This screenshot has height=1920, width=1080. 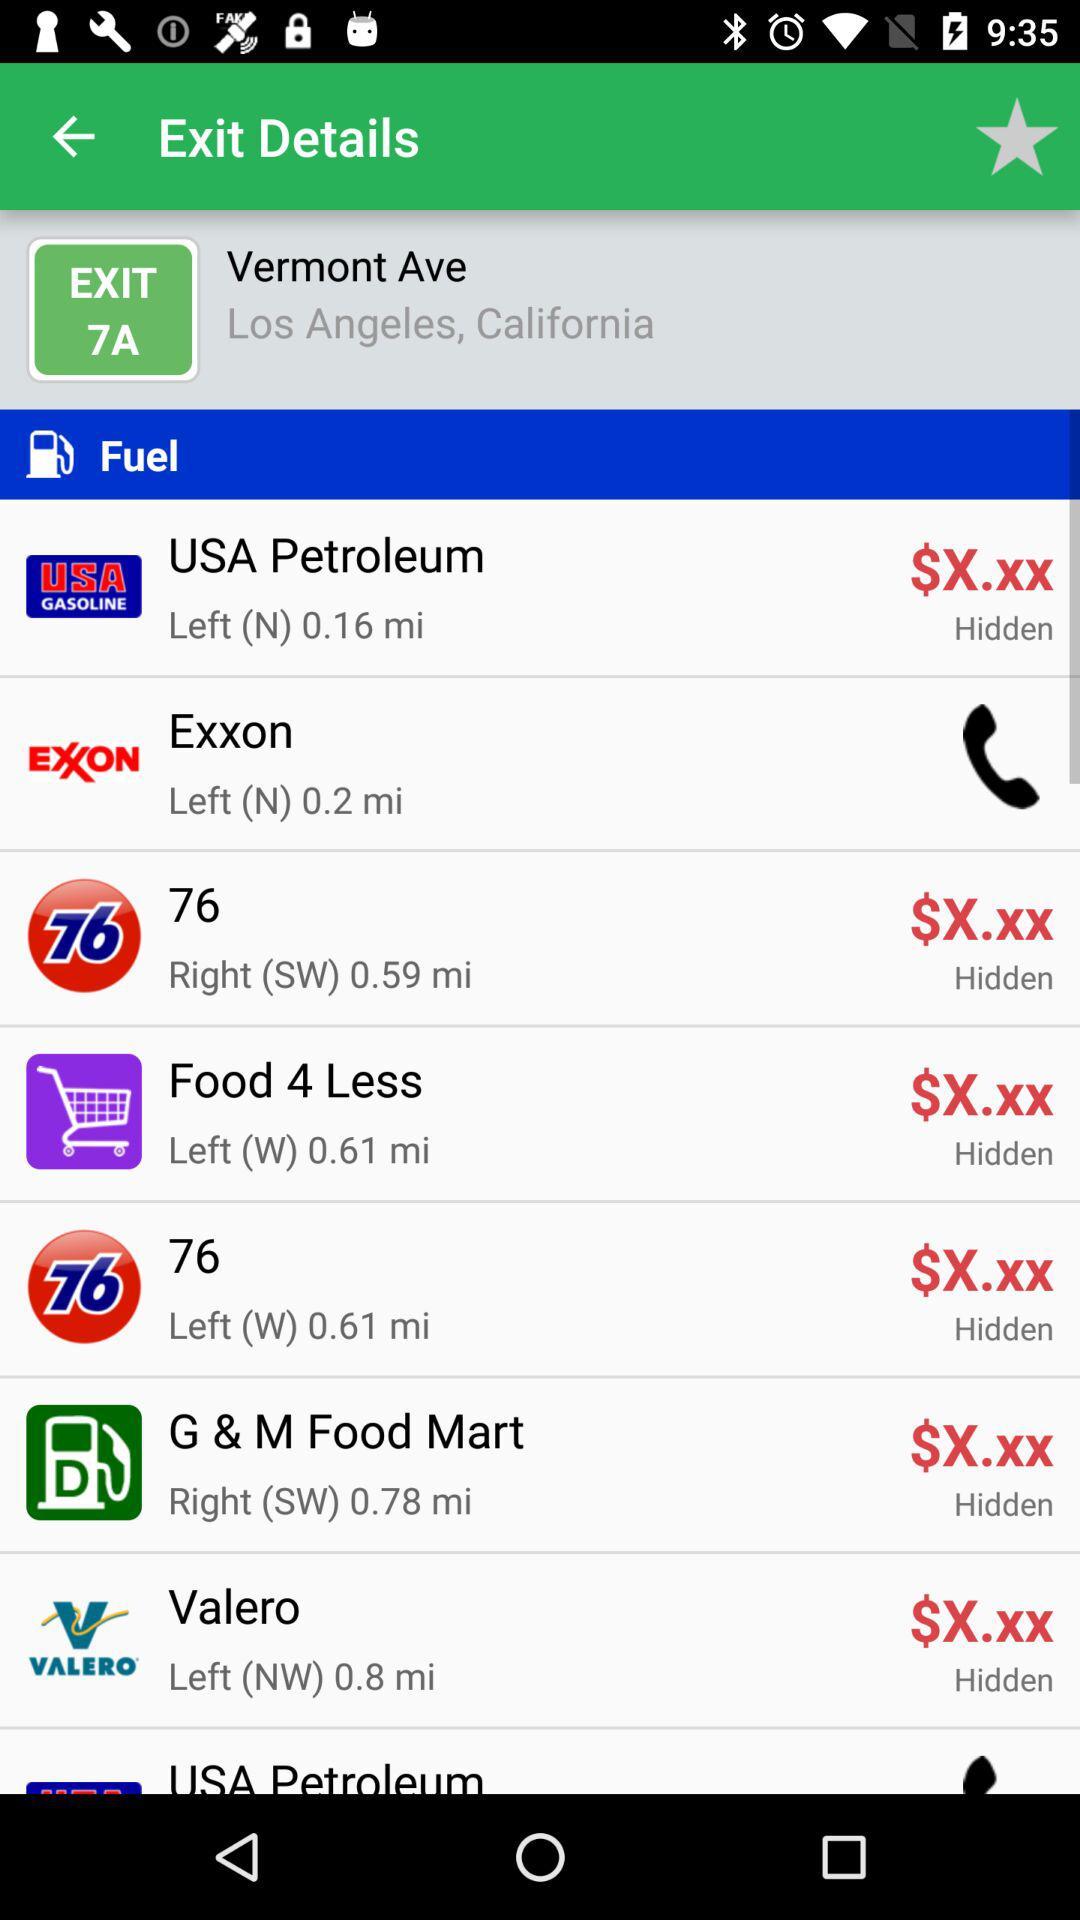 What do you see at coordinates (524, 1090) in the screenshot?
I see `item next to the $x.xx icon` at bounding box center [524, 1090].